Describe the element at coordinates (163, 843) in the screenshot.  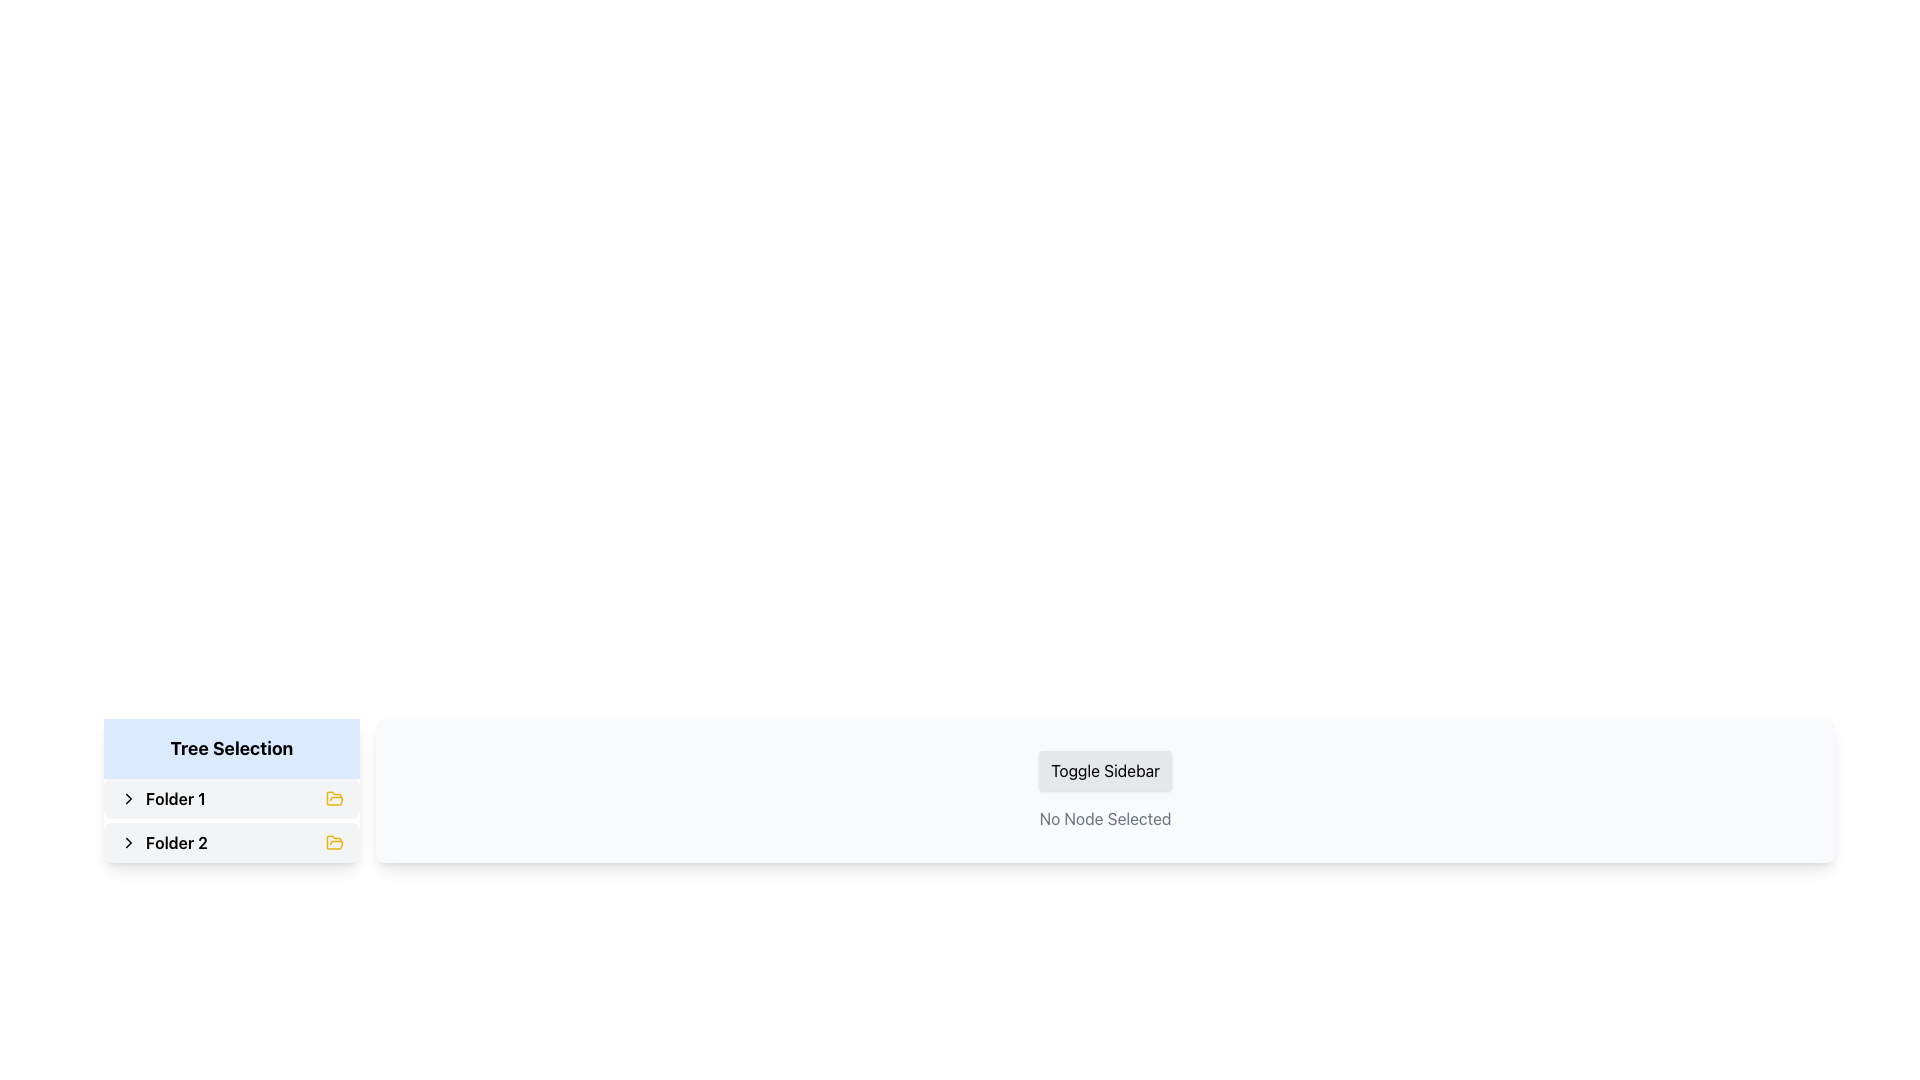
I see `the folder label for 'Folder 2' in the second row of the vertical list` at that location.